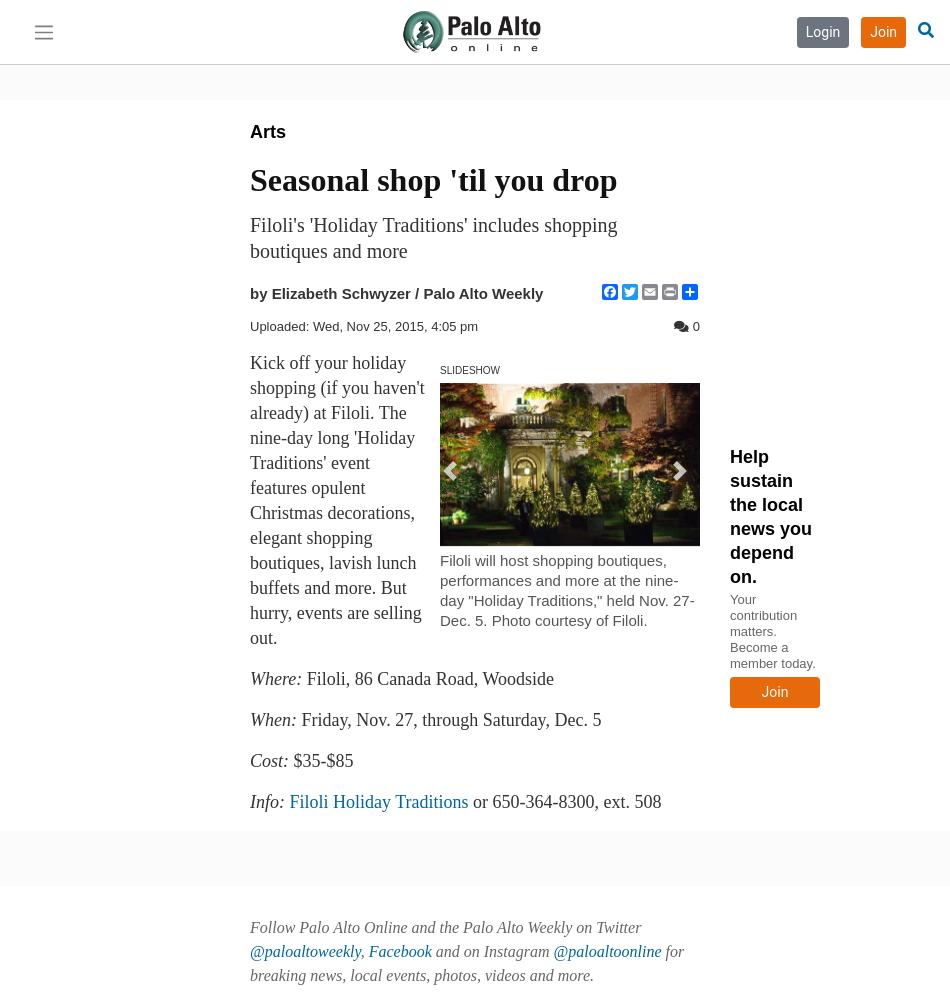  Describe the element at coordinates (444, 927) in the screenshot. I see `'Follow Palo Alto Online and the Palo Alto Weekly on Twitter'` at that location.